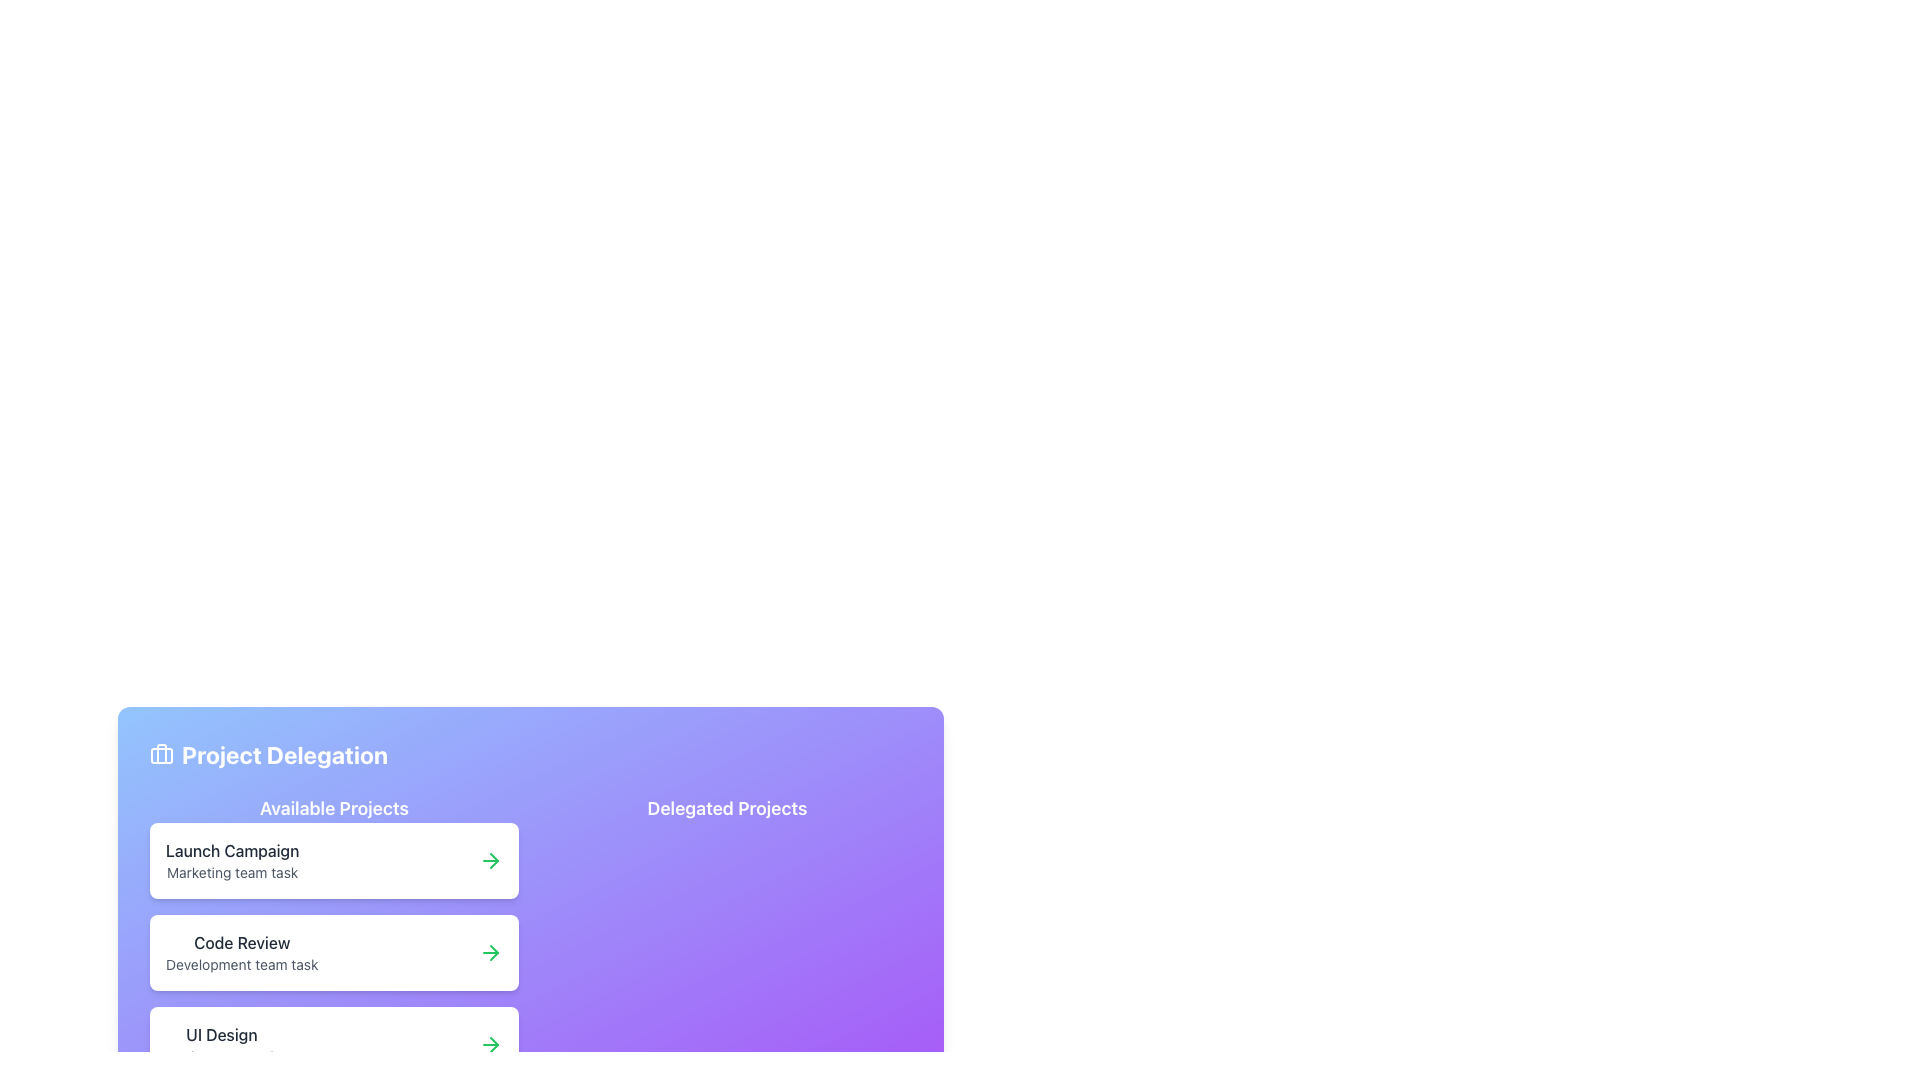 The height and width of the screenshot is (1080, 1920). What do you see at coordinates (232, 871) in the screenshot?
I see `the static text label that provides additional context for the 'Launch Campaign' project, located directly below the 'Launch Campaign' label in the 'Available Projects' list` at bounding box center [232, 871].